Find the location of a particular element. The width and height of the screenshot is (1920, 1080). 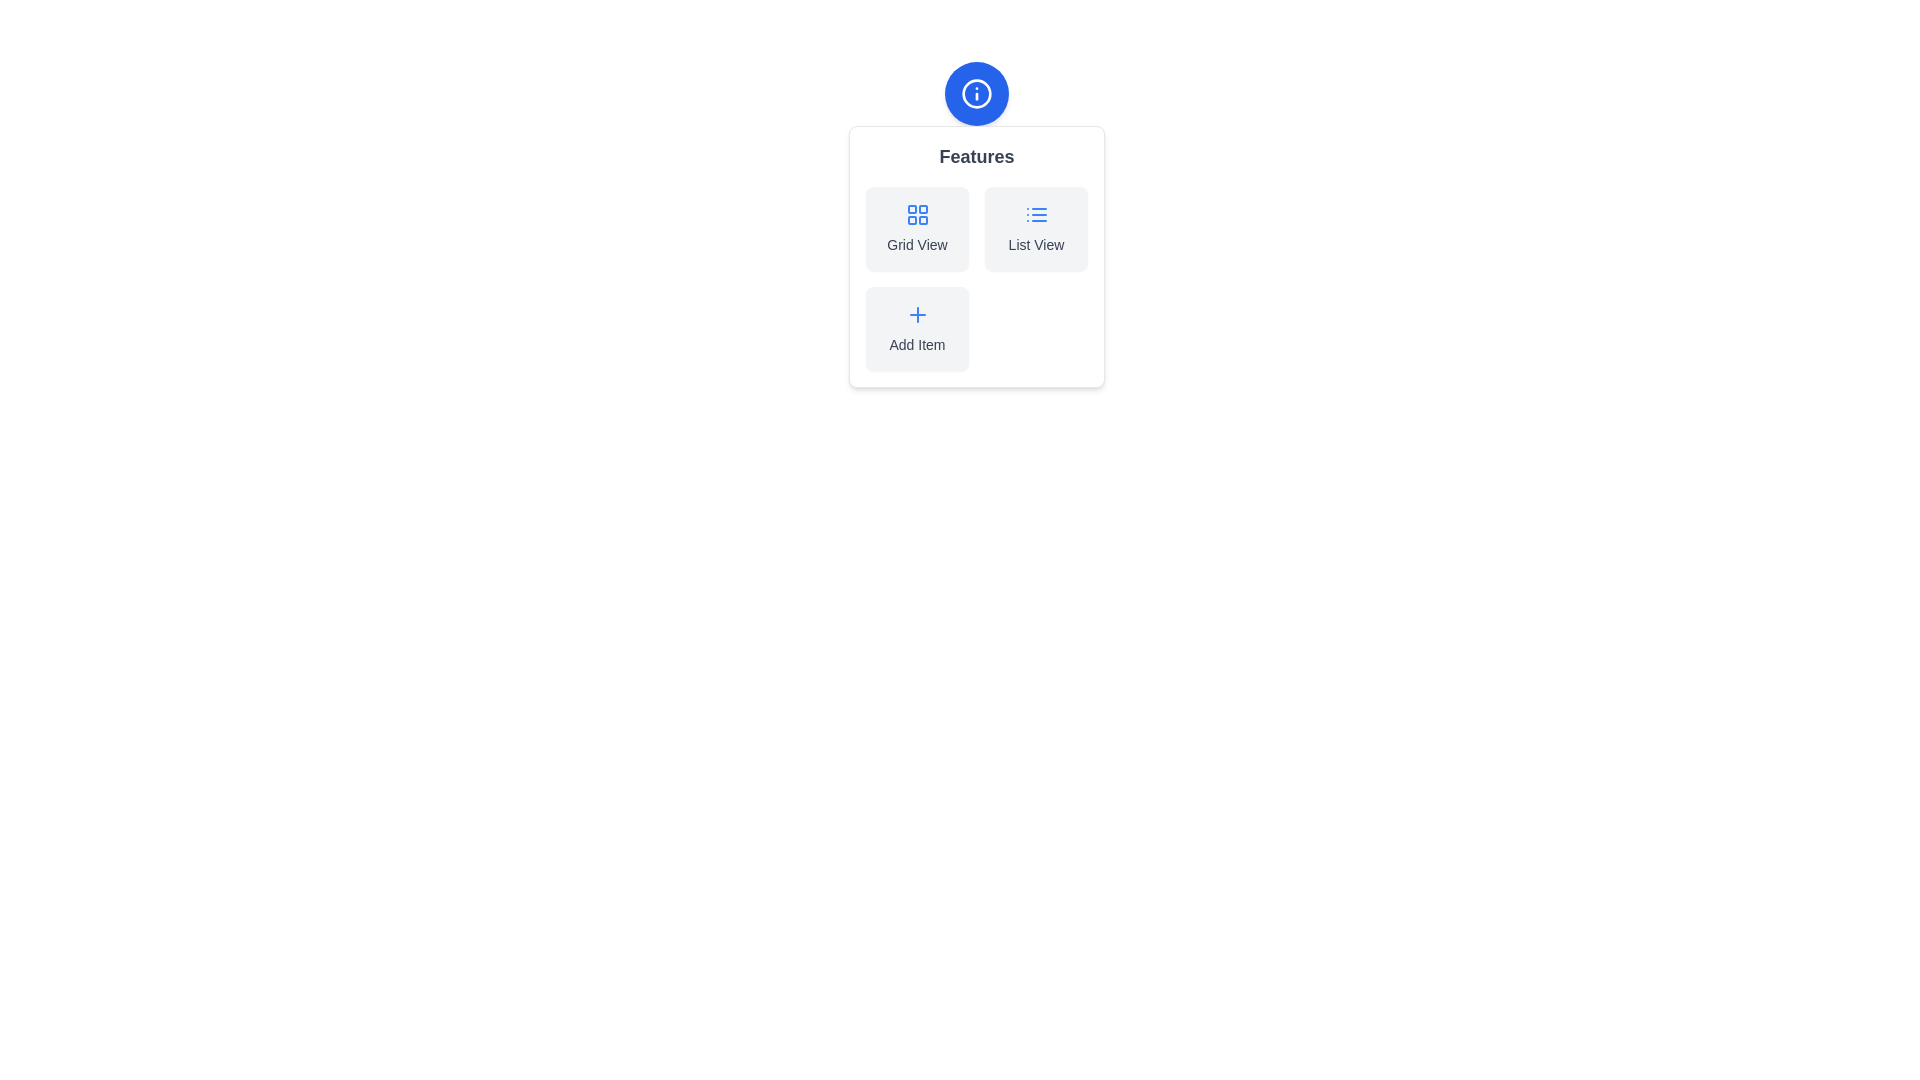

the informational button located at the top of the interface, which is a circular button with an SVG icon, to obtain more information about the features is located at coordinates (977, 93).